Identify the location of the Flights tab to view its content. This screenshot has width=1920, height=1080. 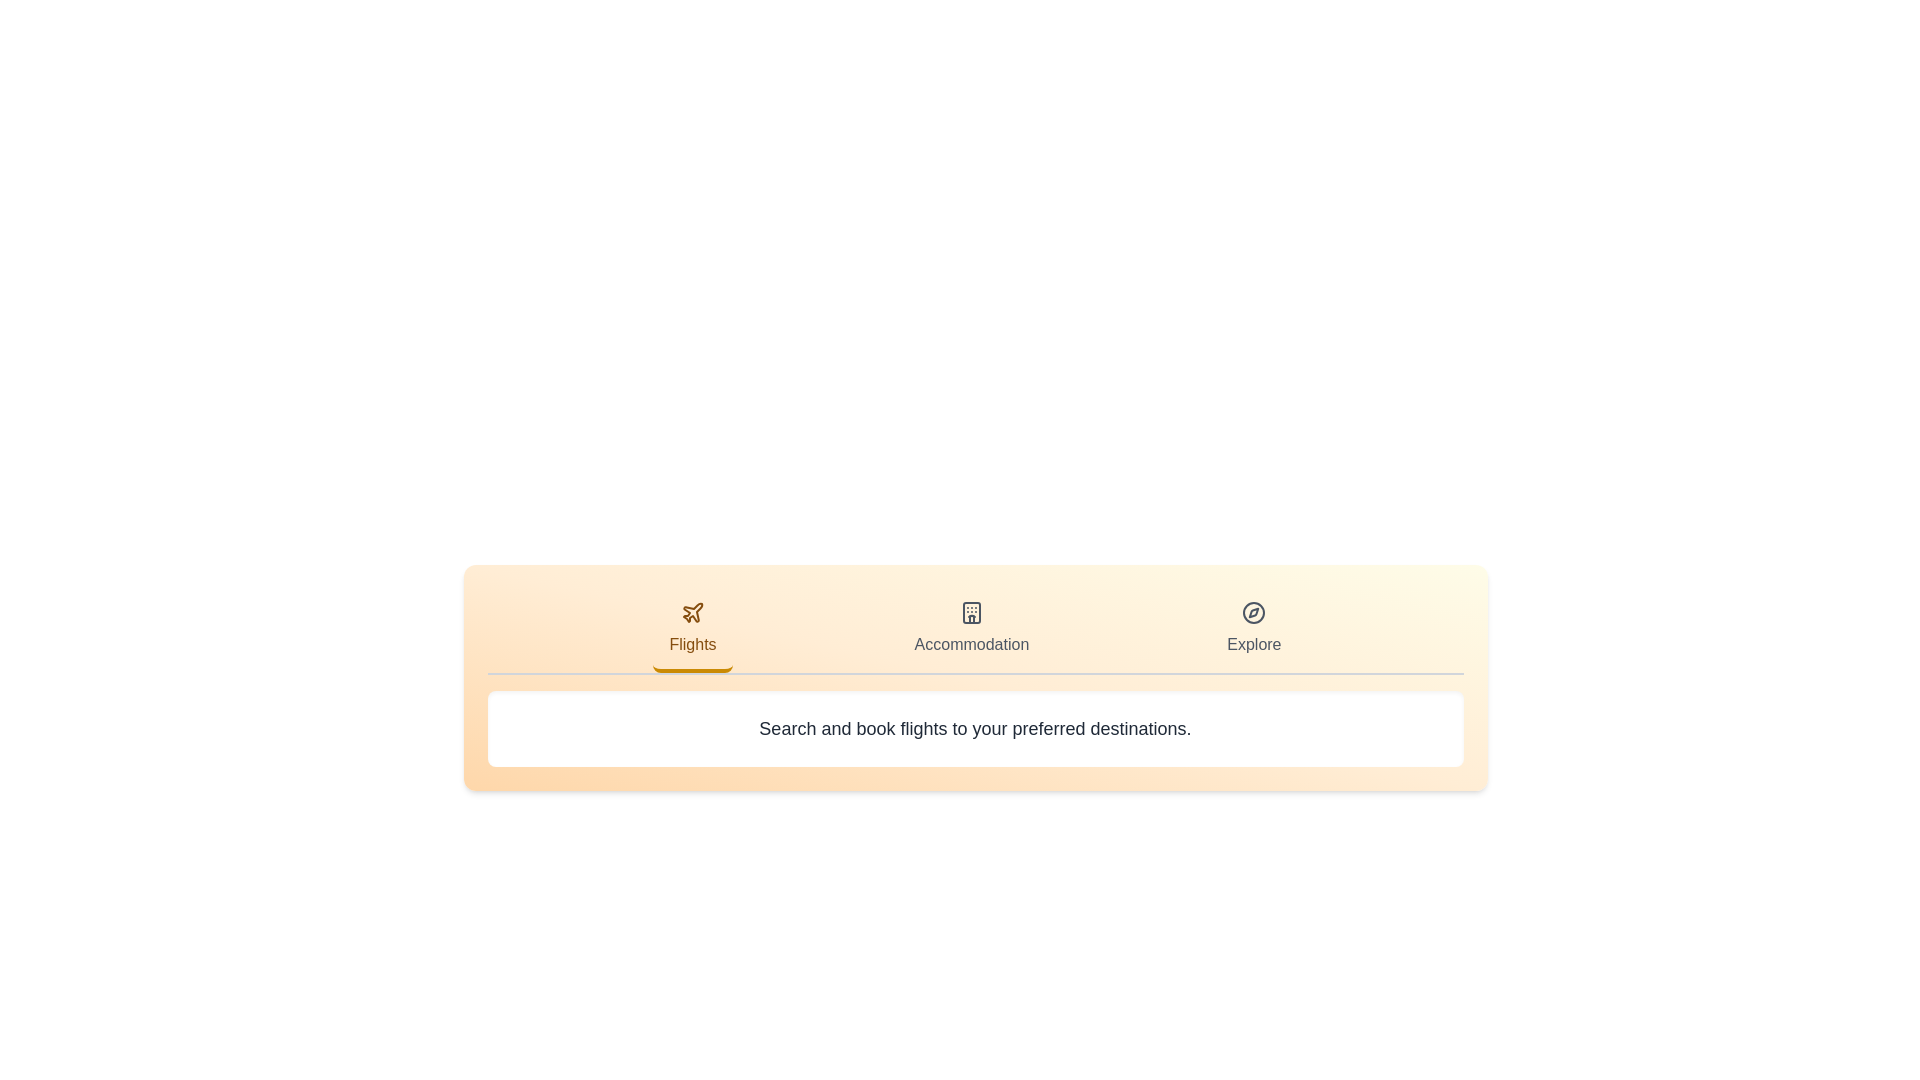
(692, 631).